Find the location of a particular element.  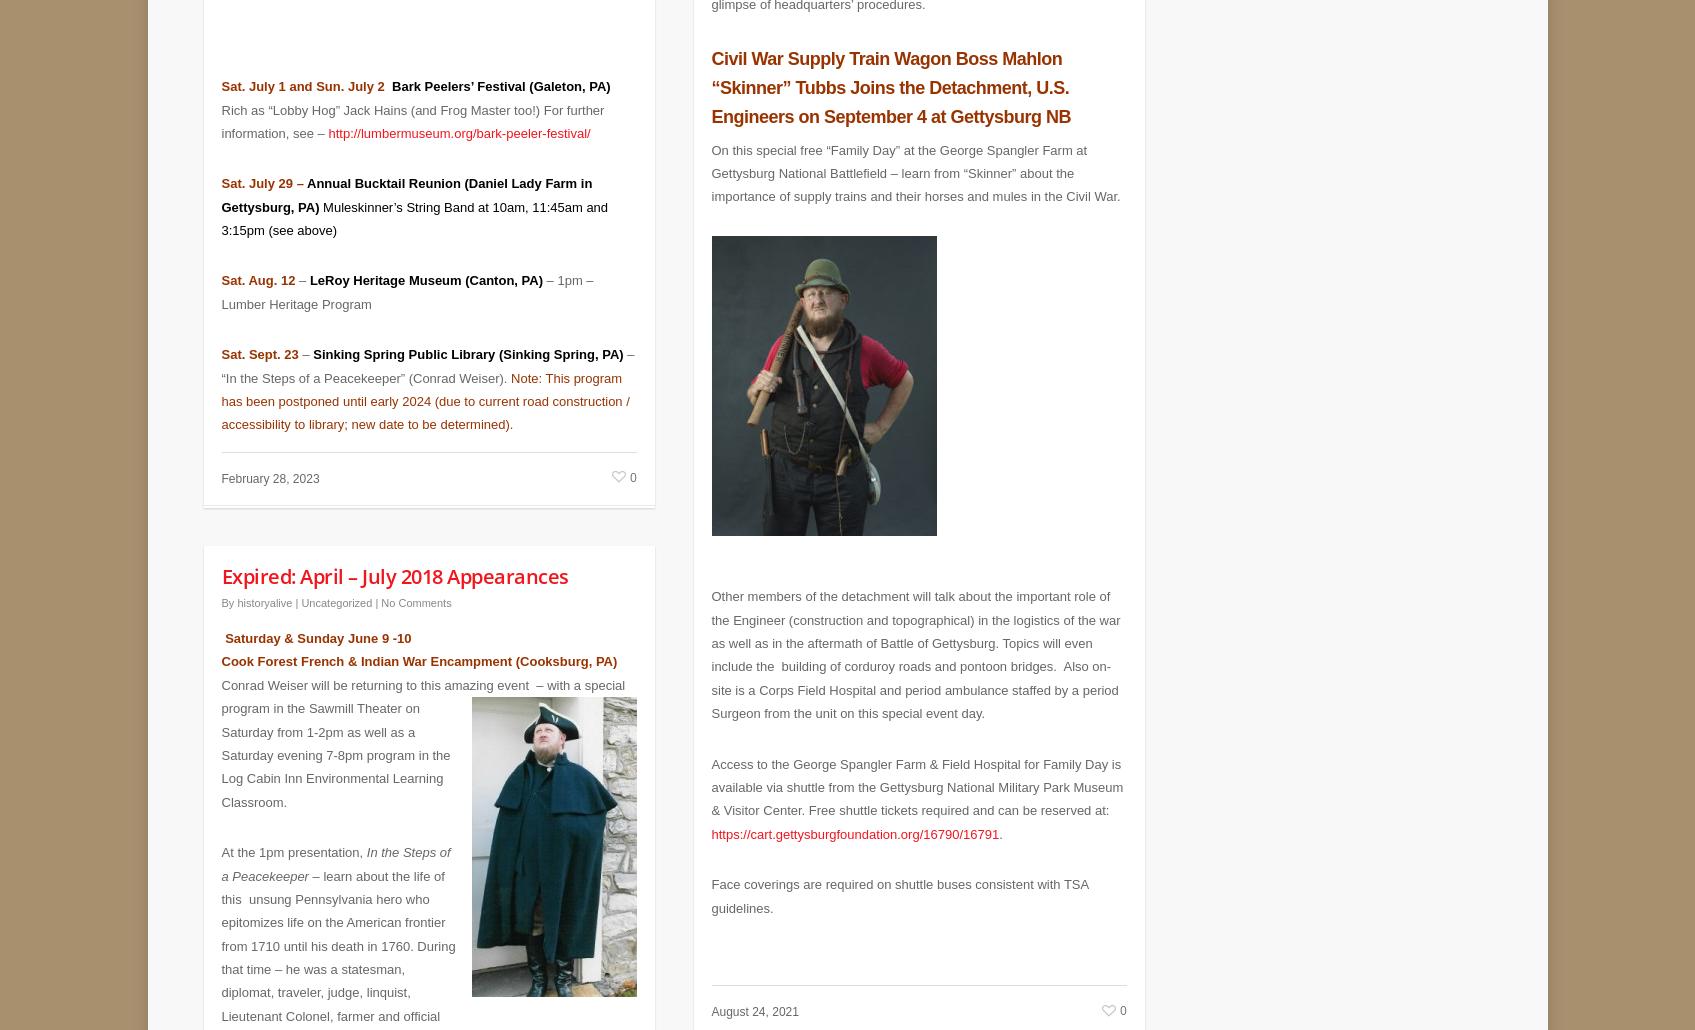

'By' is located at coordinates (226, 588).